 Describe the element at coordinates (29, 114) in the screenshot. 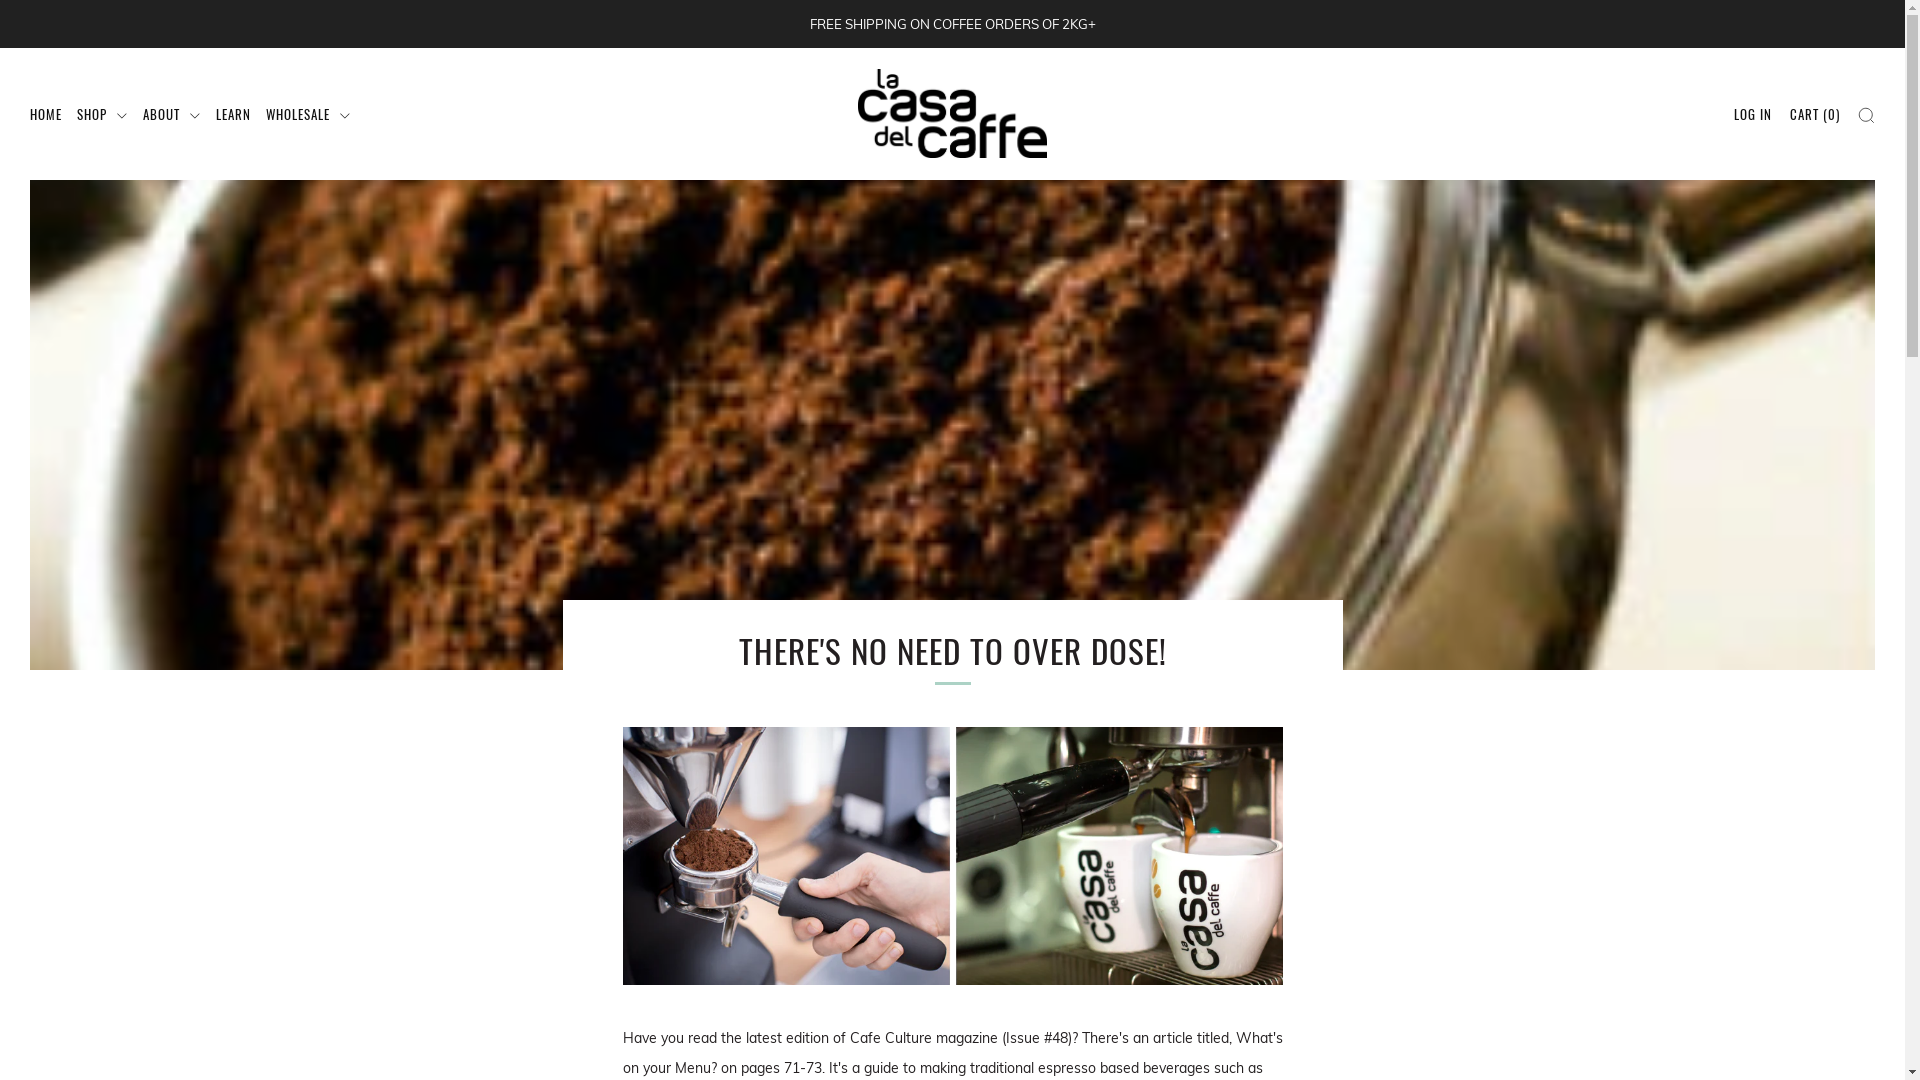

I see `'HOME'` at that location.